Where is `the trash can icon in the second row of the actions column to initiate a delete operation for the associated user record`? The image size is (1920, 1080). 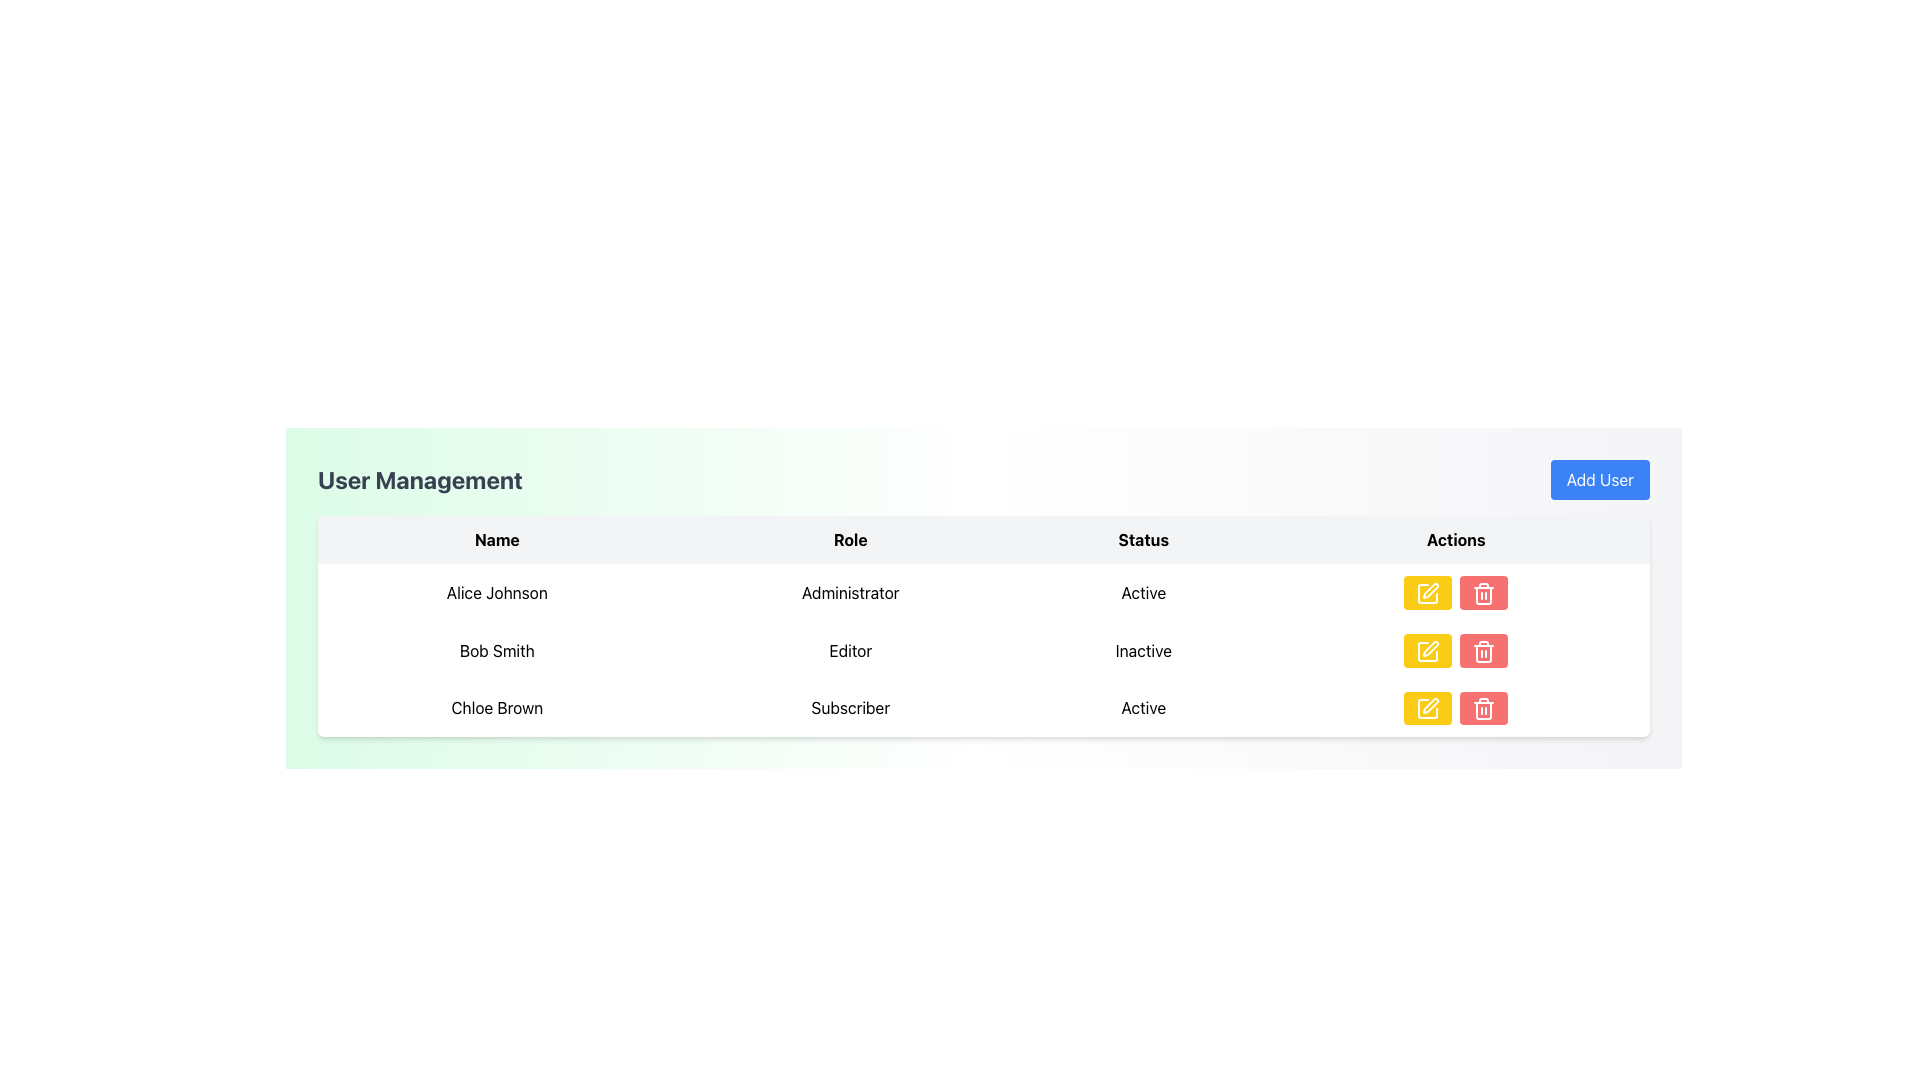 the trash can icon in the second row of the actions column to initiate a delete operation for the associated user record is located at coordinates (1483, 651).